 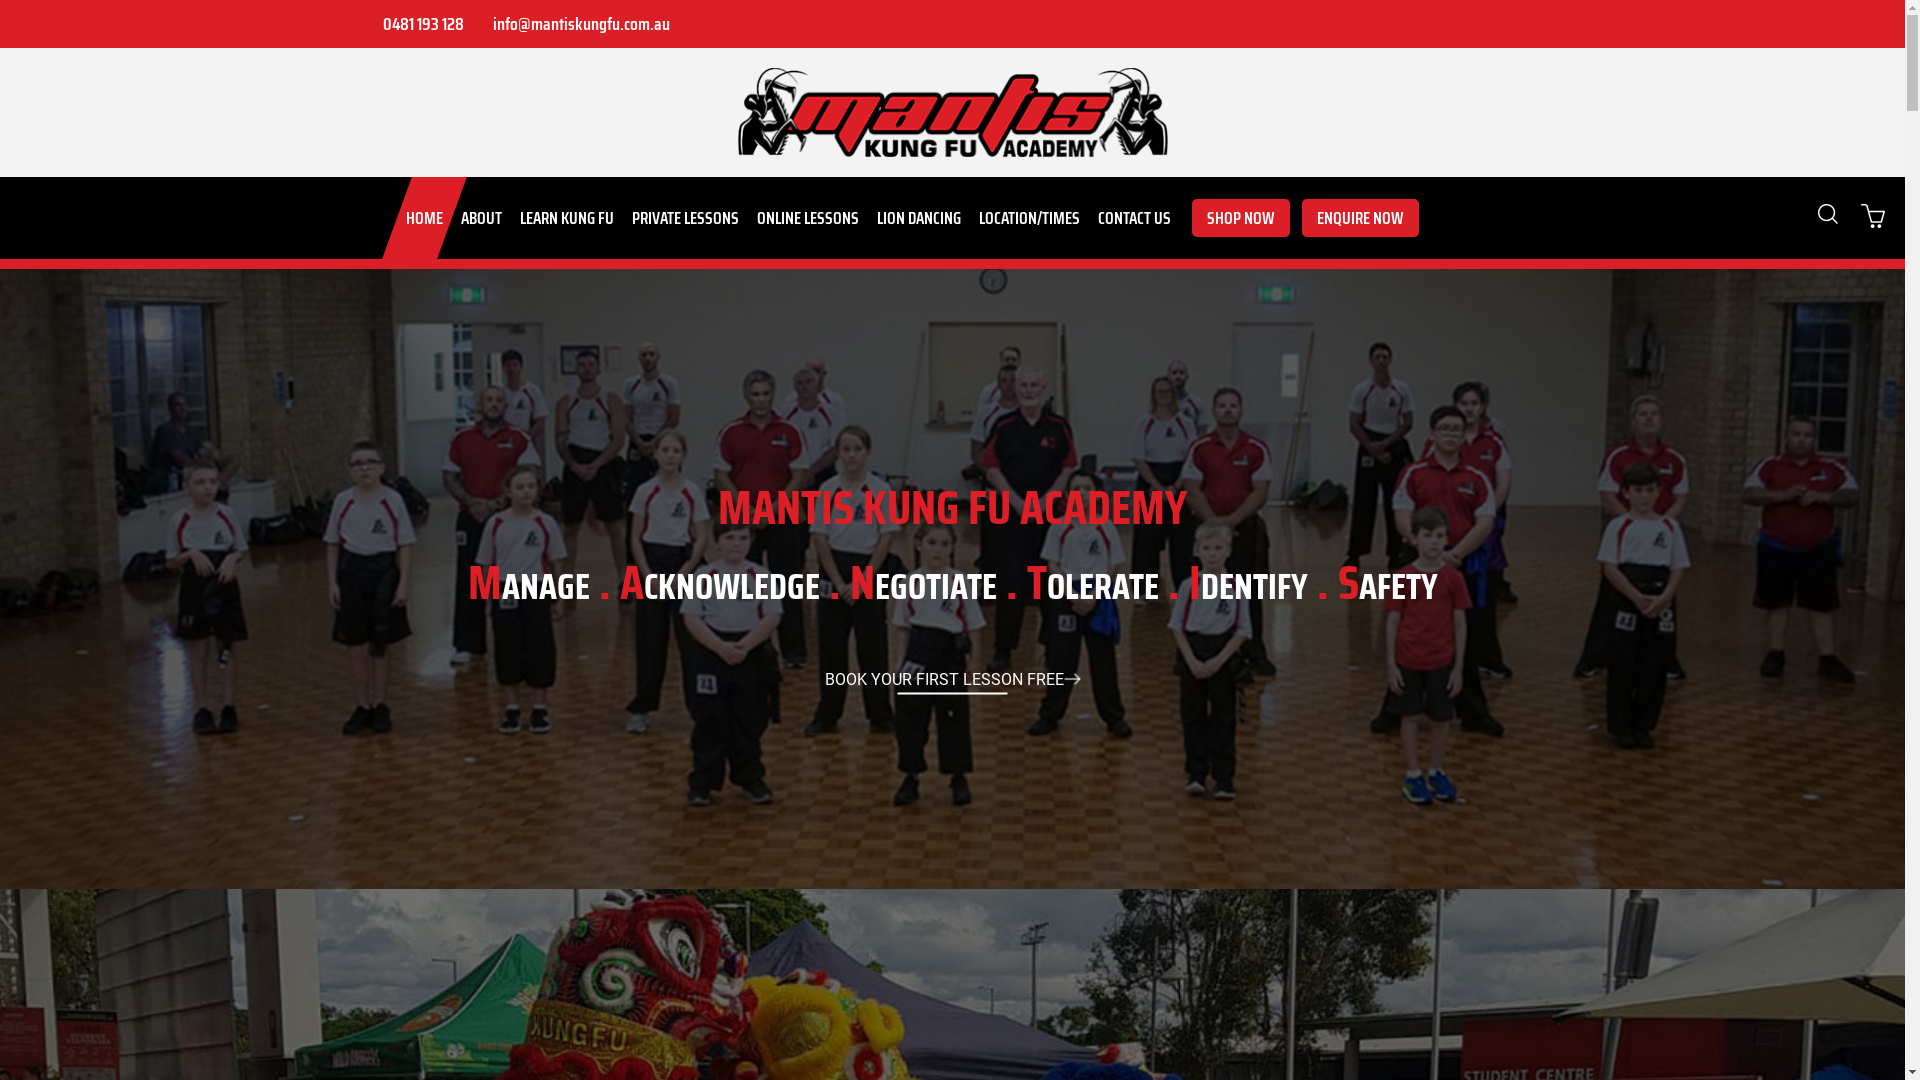 I want to click on 'ONLINE LESSONS', so click(x=807, y=218).